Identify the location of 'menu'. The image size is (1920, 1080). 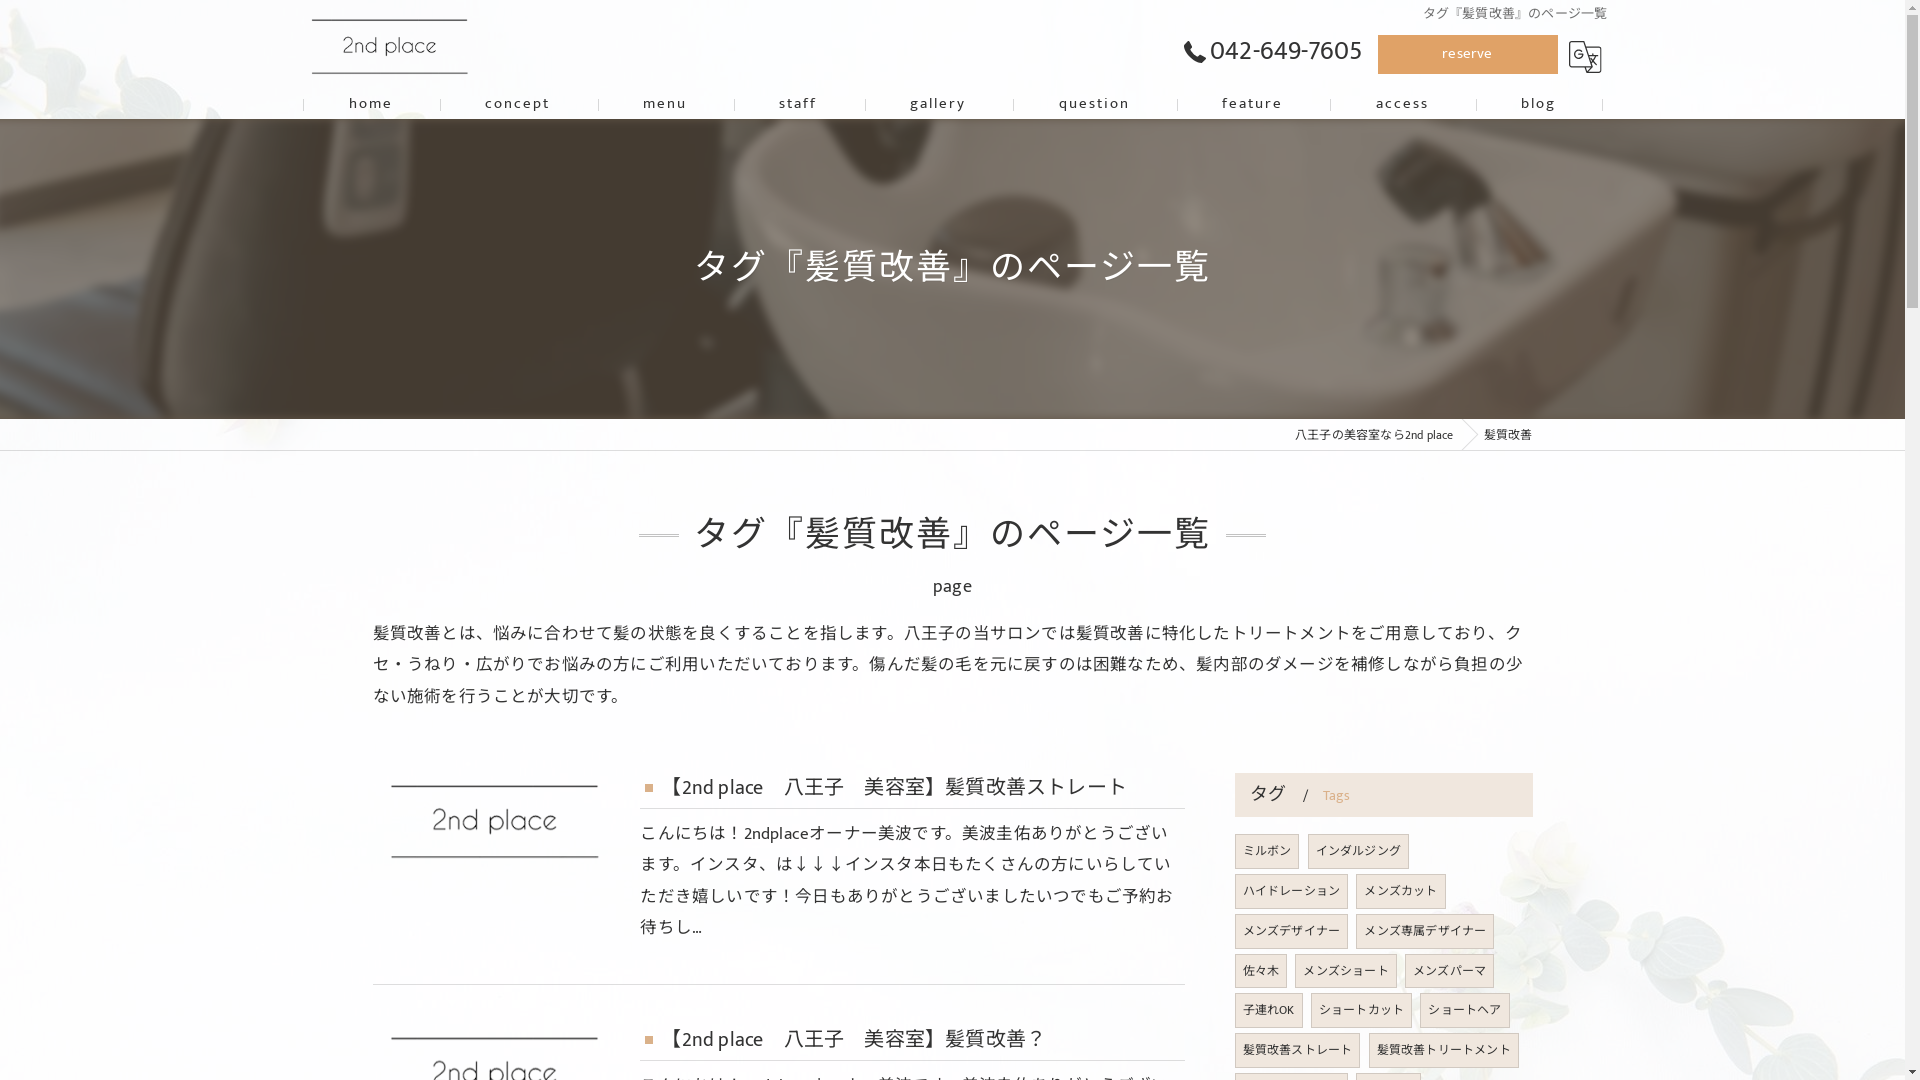
(595, 104).